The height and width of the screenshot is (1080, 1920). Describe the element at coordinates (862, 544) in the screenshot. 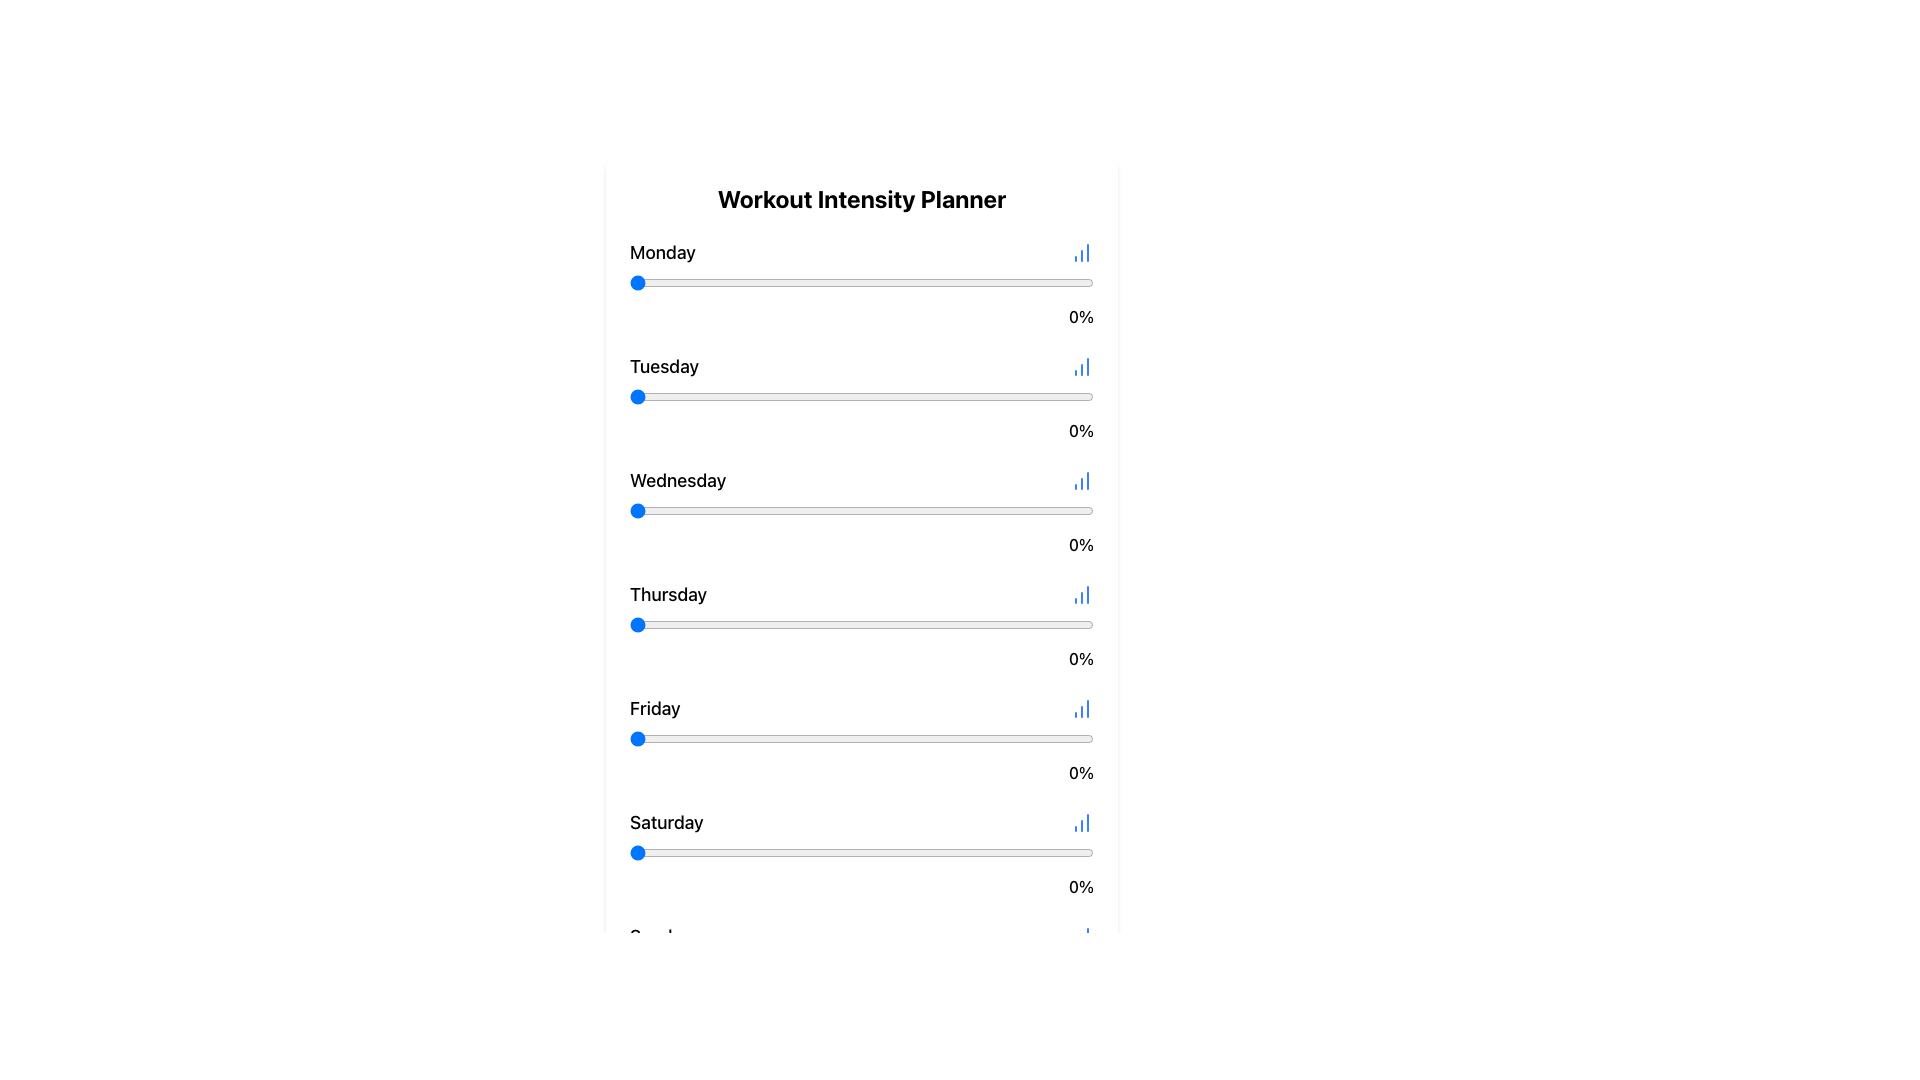

I see `the text display showing '0%' in the Wednesday section of the weekly planner interface, located below the intensity slider` at that location.